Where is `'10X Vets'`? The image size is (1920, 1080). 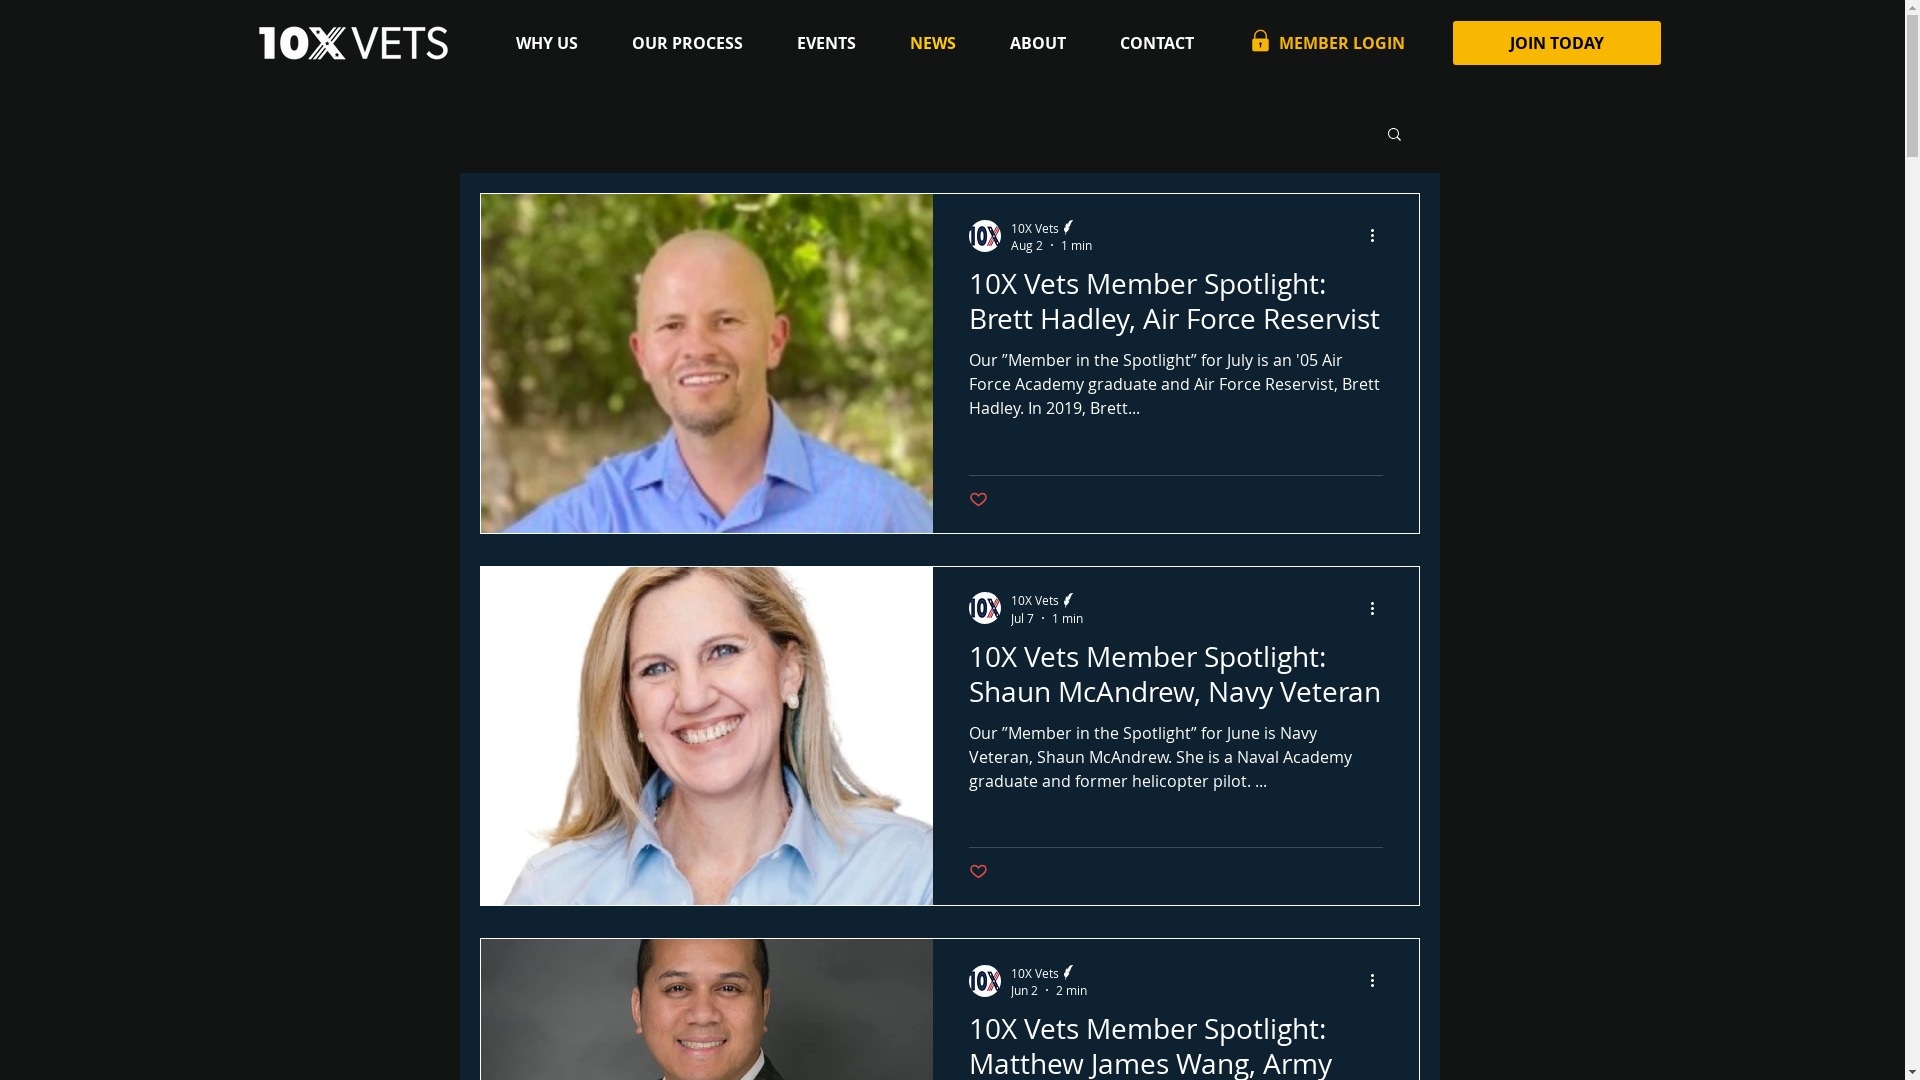 '10X Vets' is located at coordinates (1045, 598).